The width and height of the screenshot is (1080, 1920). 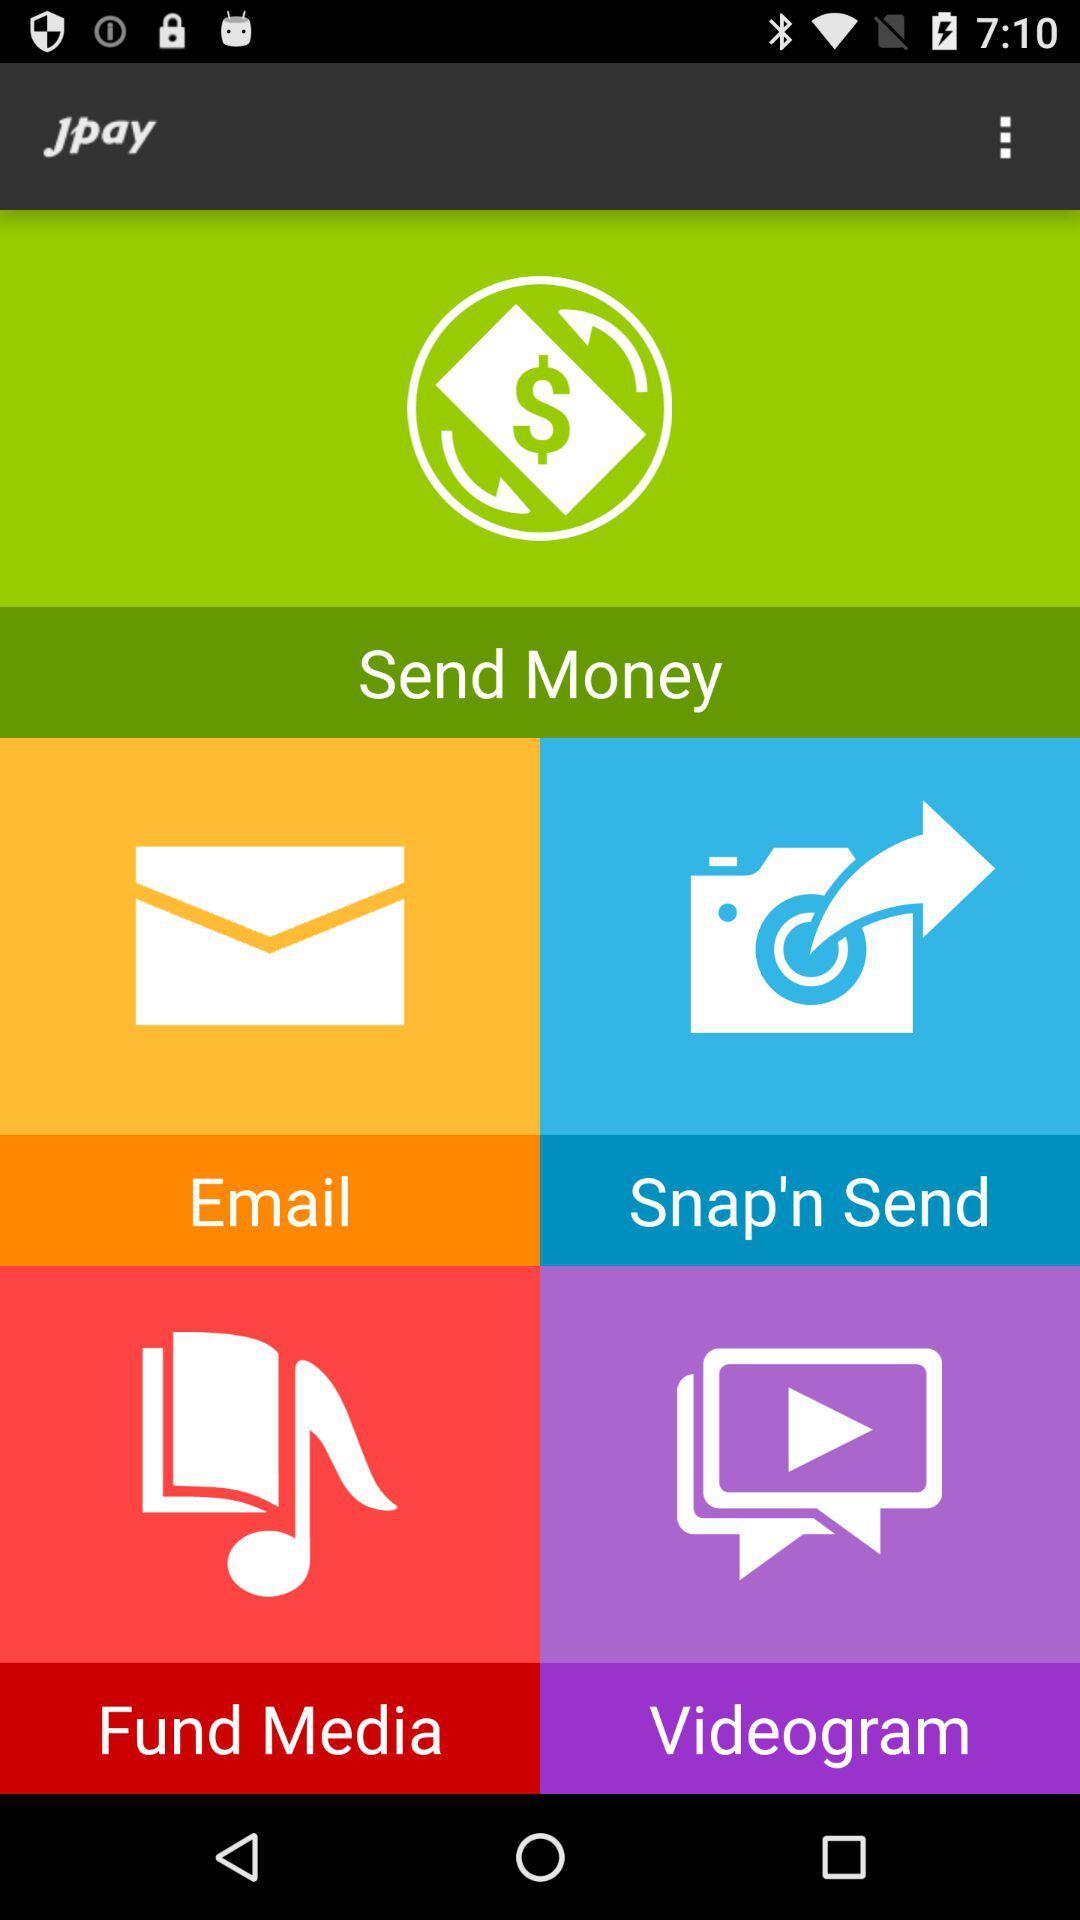 What do you see at coordinates (1006, 135) in the screenshot?
I see `menu` at bounding box center [1006, 135].